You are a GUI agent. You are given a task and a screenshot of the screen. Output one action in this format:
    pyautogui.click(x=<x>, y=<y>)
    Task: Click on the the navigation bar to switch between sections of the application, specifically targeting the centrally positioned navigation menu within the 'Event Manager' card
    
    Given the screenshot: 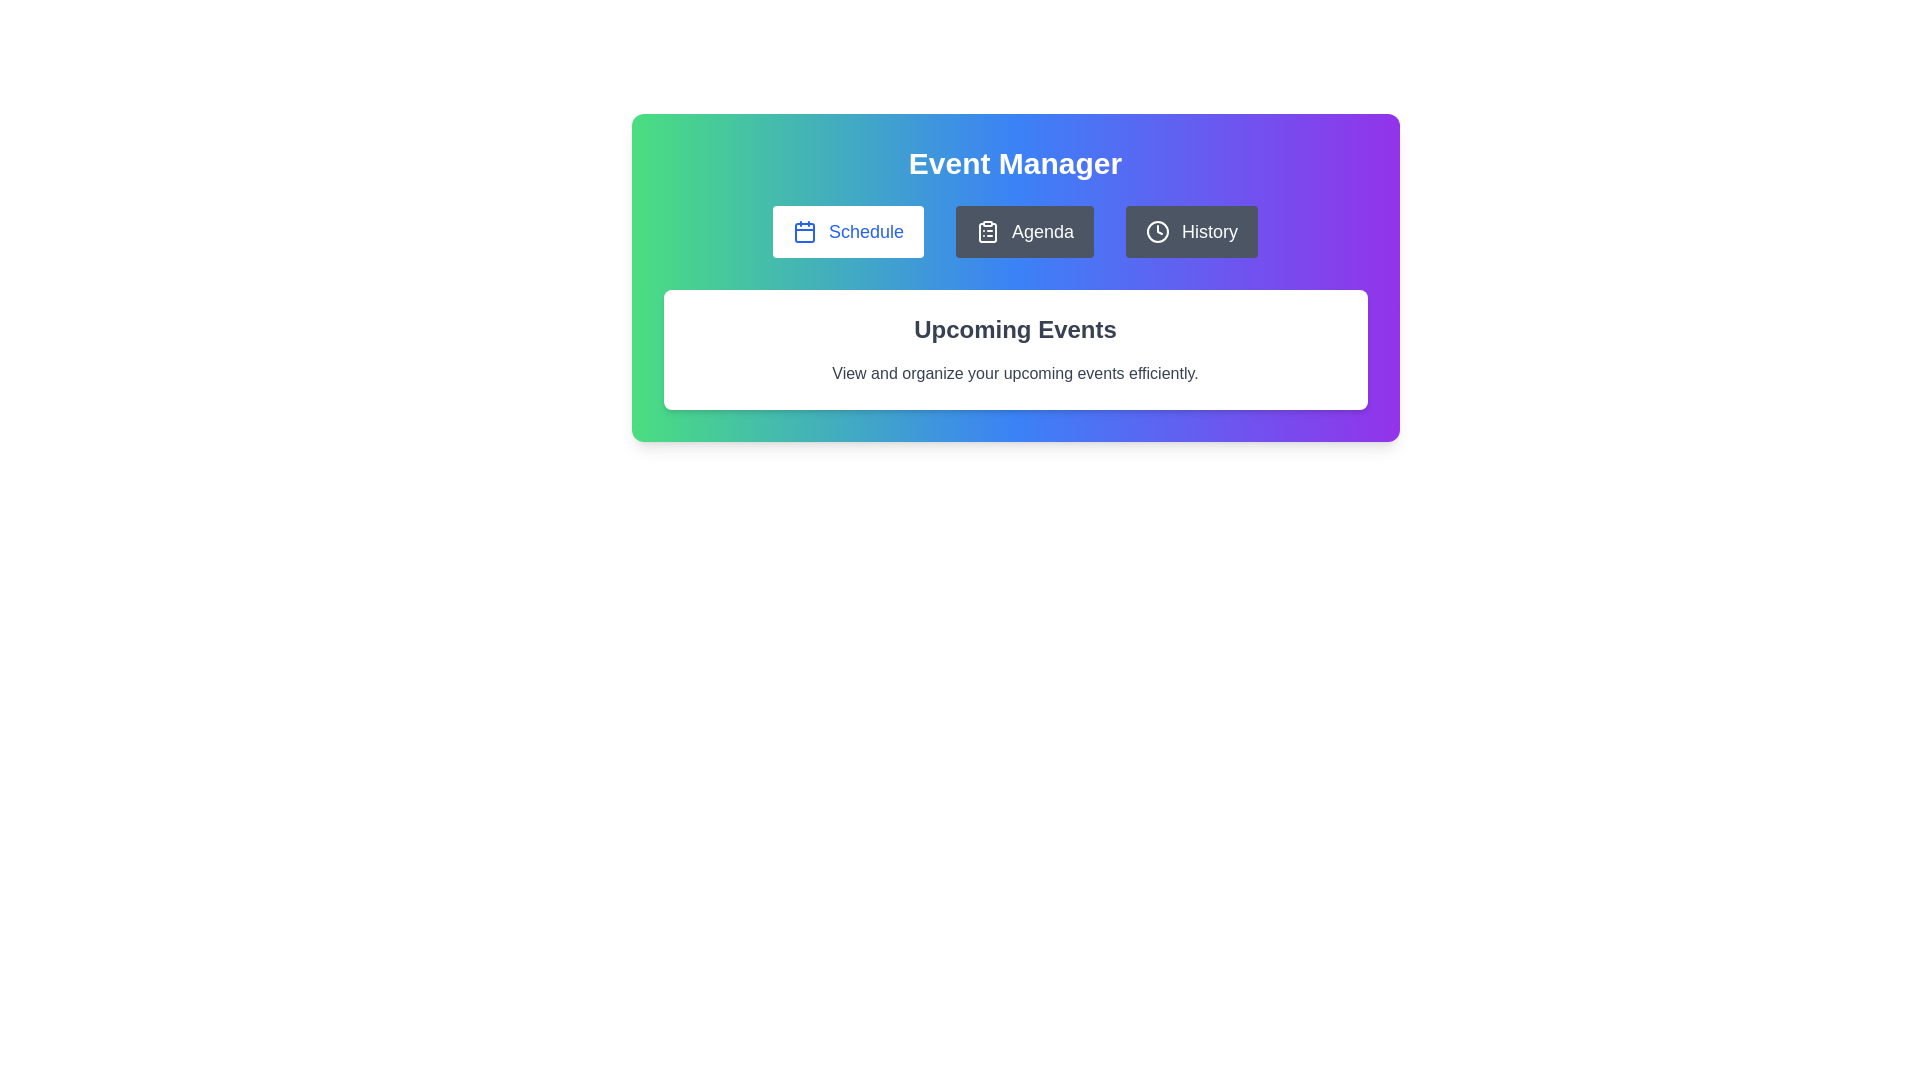 What is the action you would take?
    pyautogui.click(x=1015, y=230)
    